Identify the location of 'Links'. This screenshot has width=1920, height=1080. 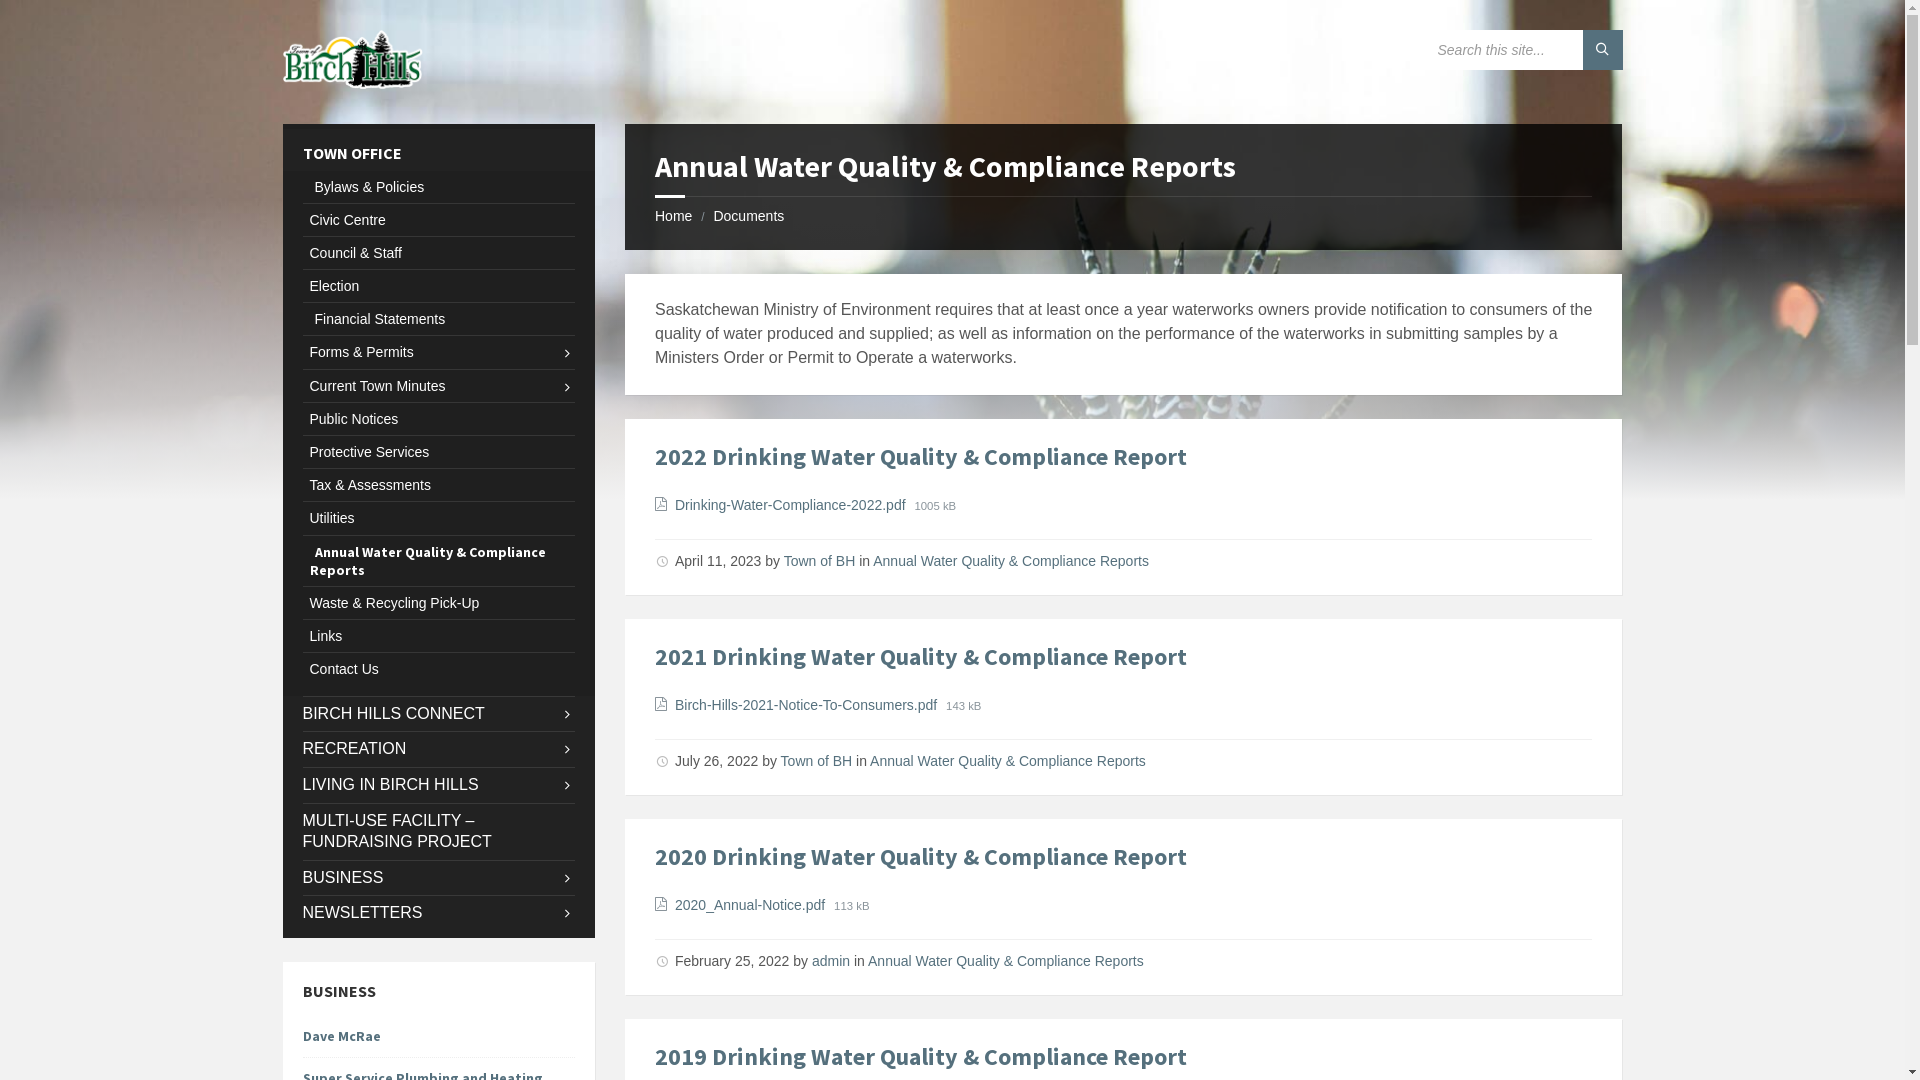
(436, 636).